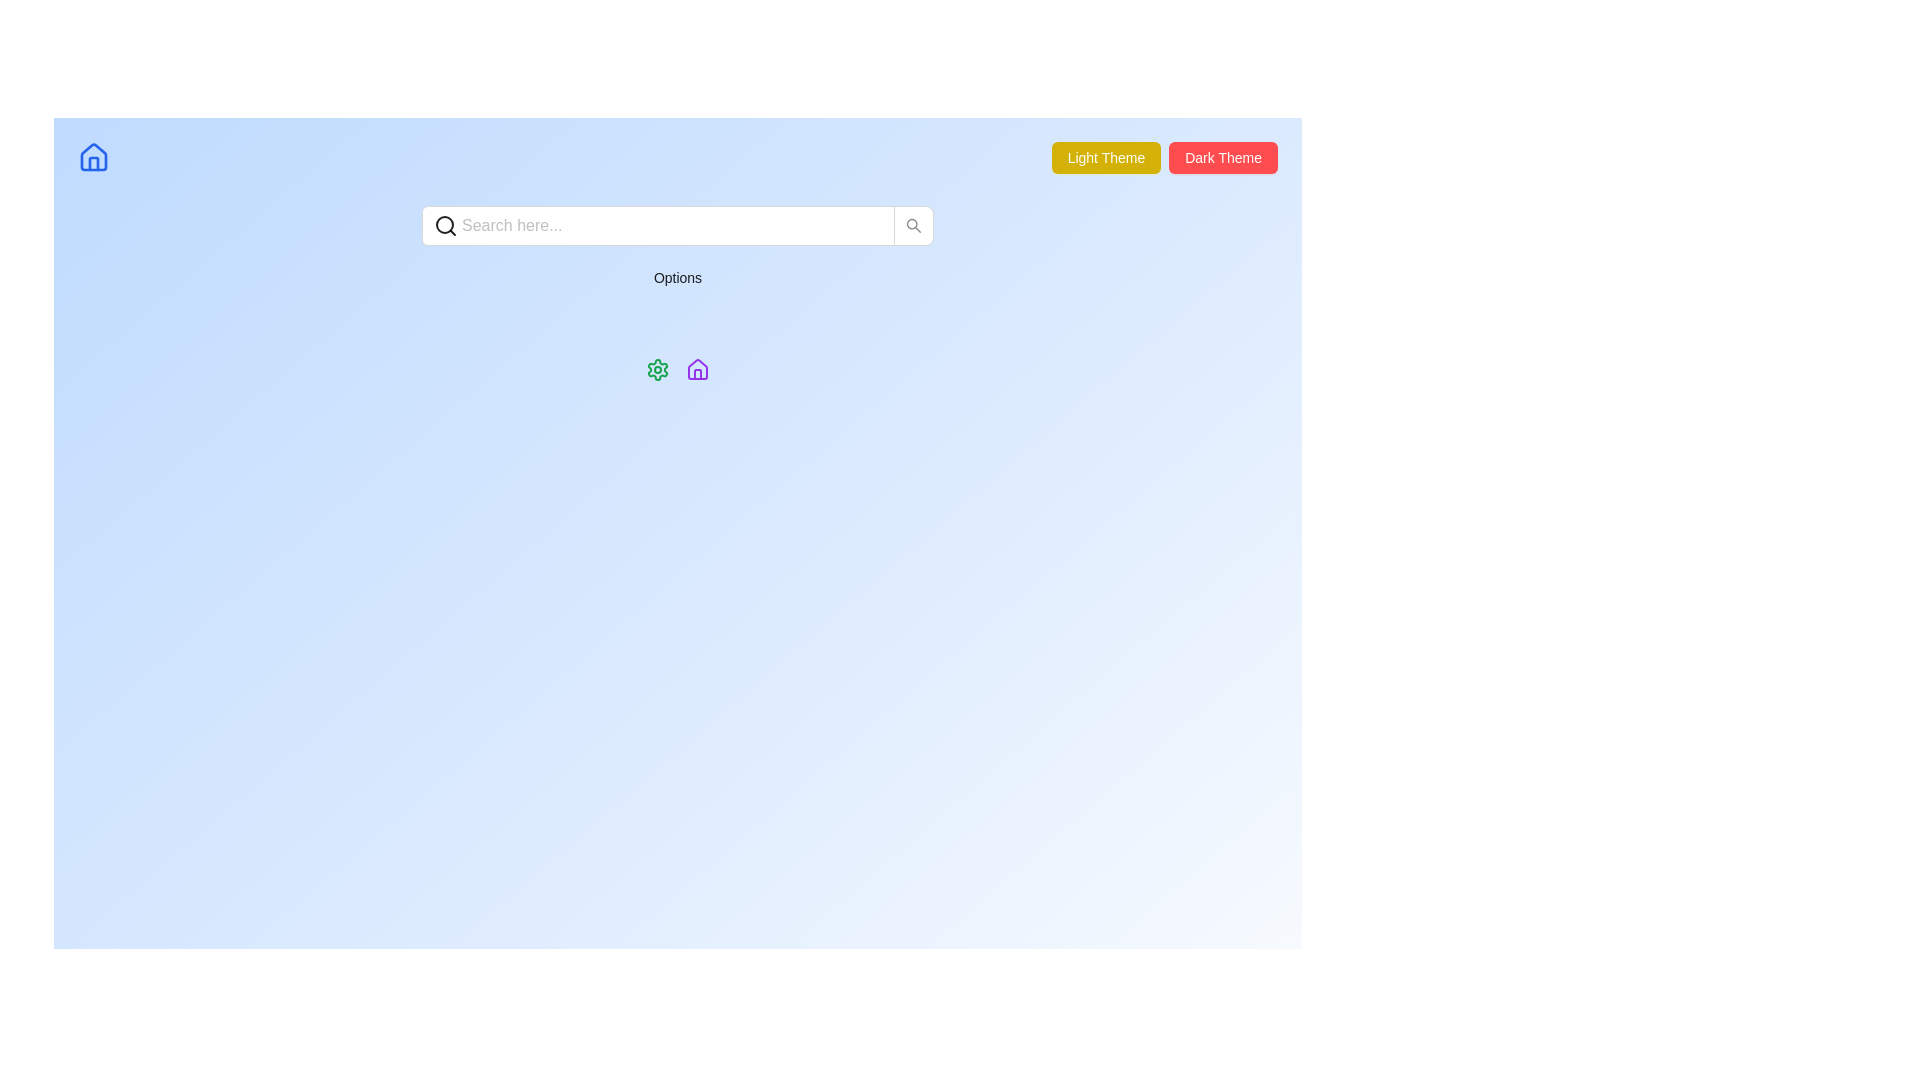 Image resolution: width=1920 pixels, height=1080 pixels. I want to click on the home icon located to the right of the green gear icon in the 'Options' group, which serves as a navigation shortcut, so click(697, 369).